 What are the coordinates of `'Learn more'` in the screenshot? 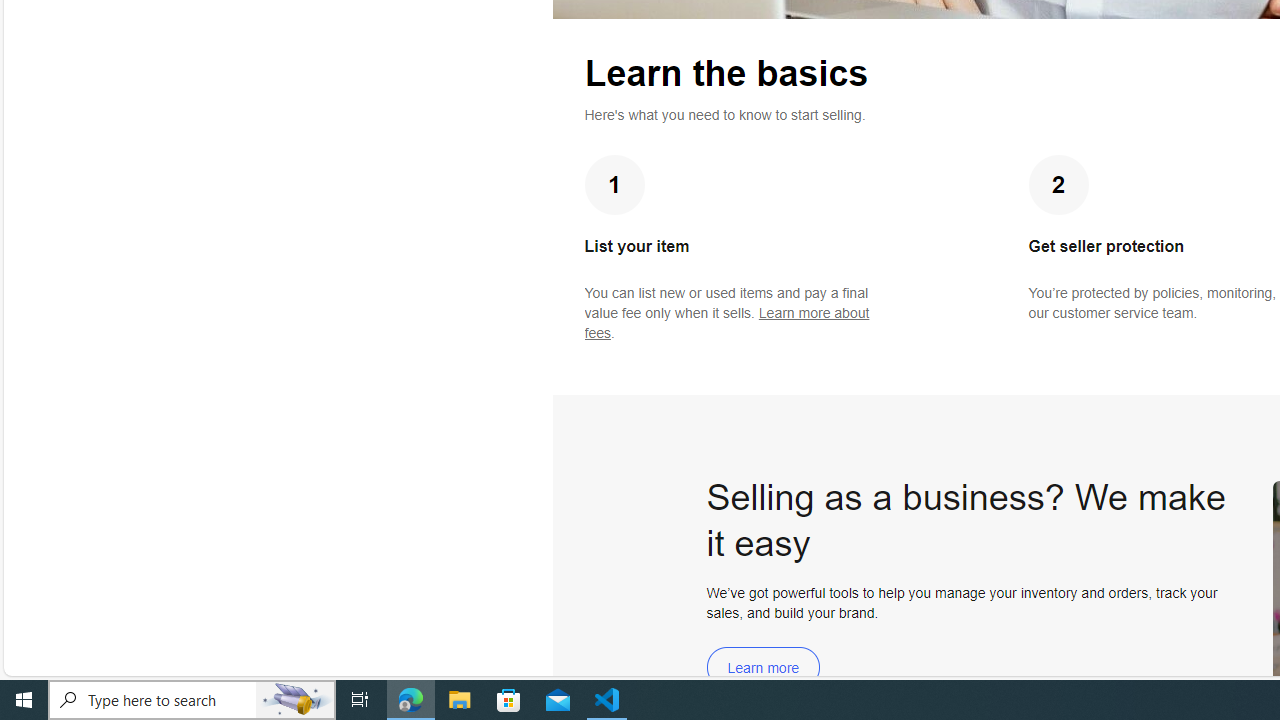 It's located at (762, 667).